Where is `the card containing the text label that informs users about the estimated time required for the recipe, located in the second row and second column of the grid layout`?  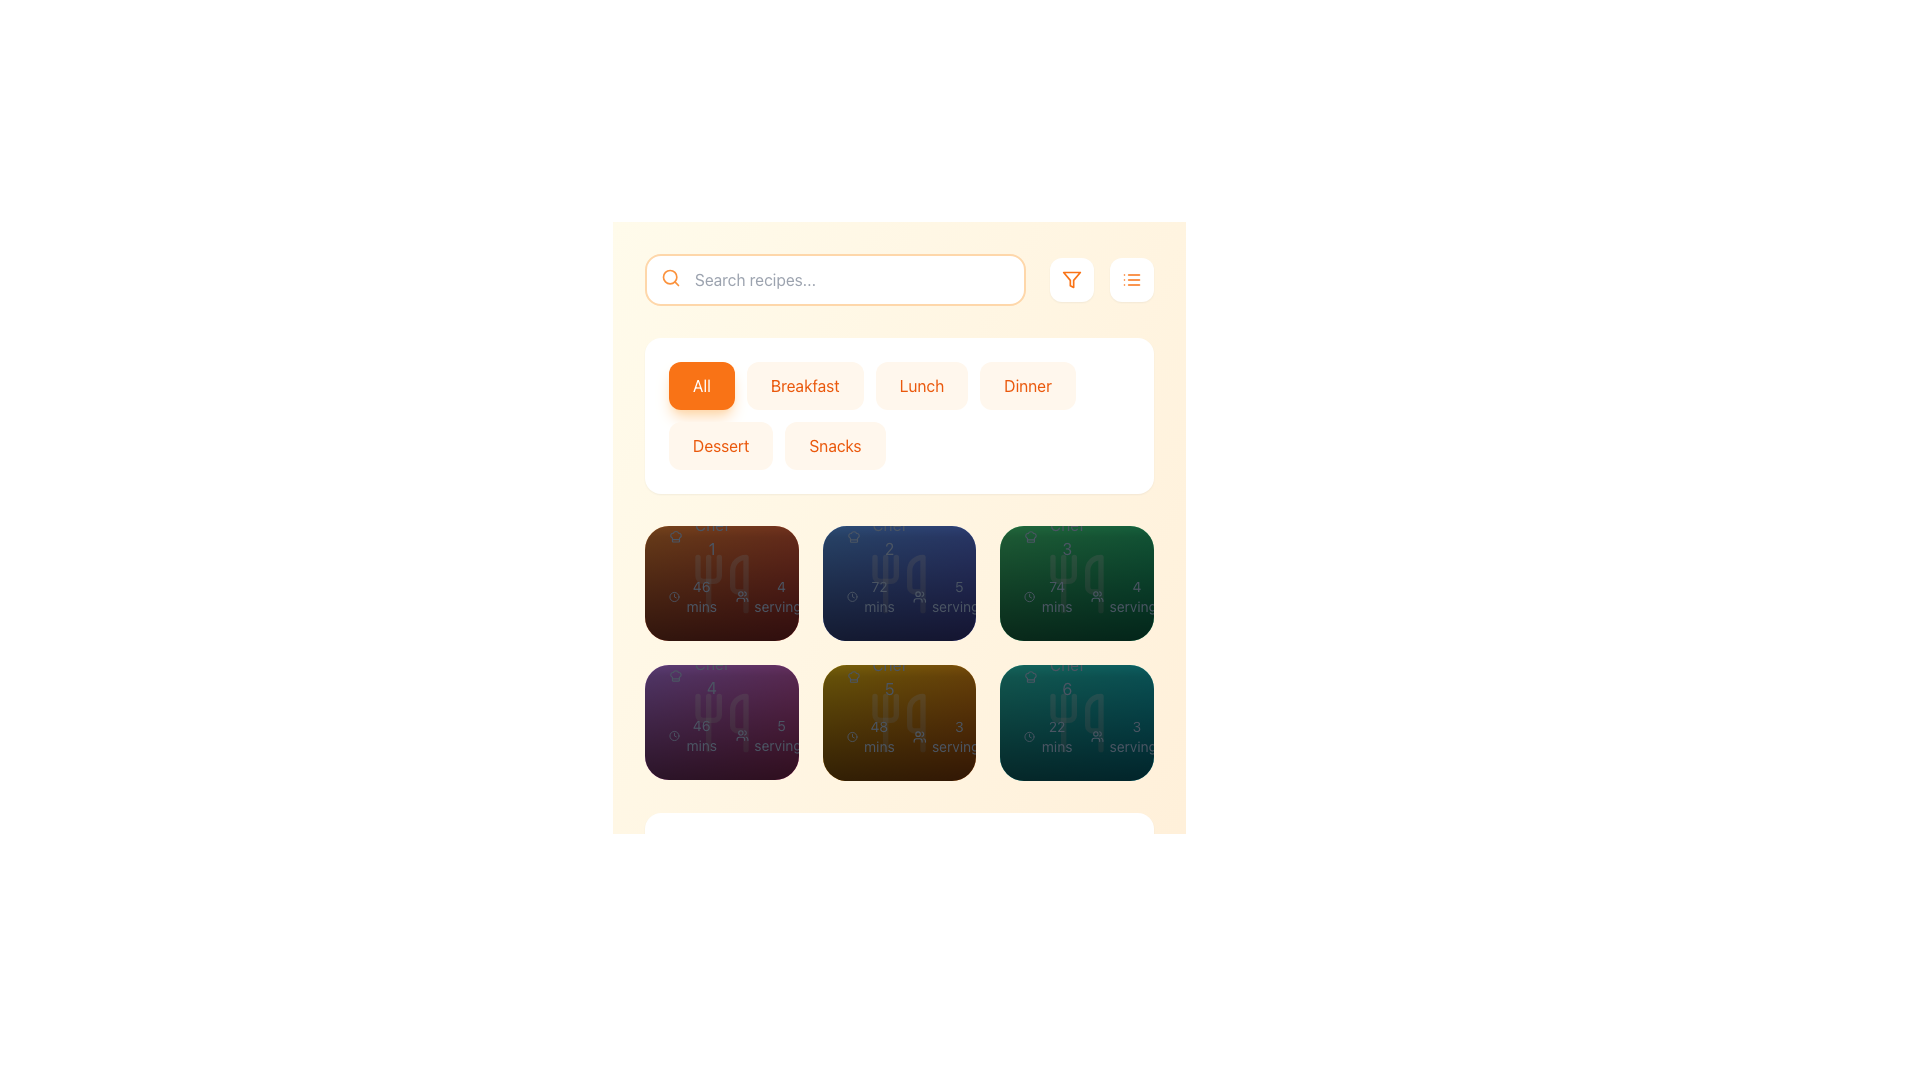
the card containing the text label that informs users about the estimated time required for the recipe, located in the second row and second column of the grid layout is located at coordinates (871, 596).